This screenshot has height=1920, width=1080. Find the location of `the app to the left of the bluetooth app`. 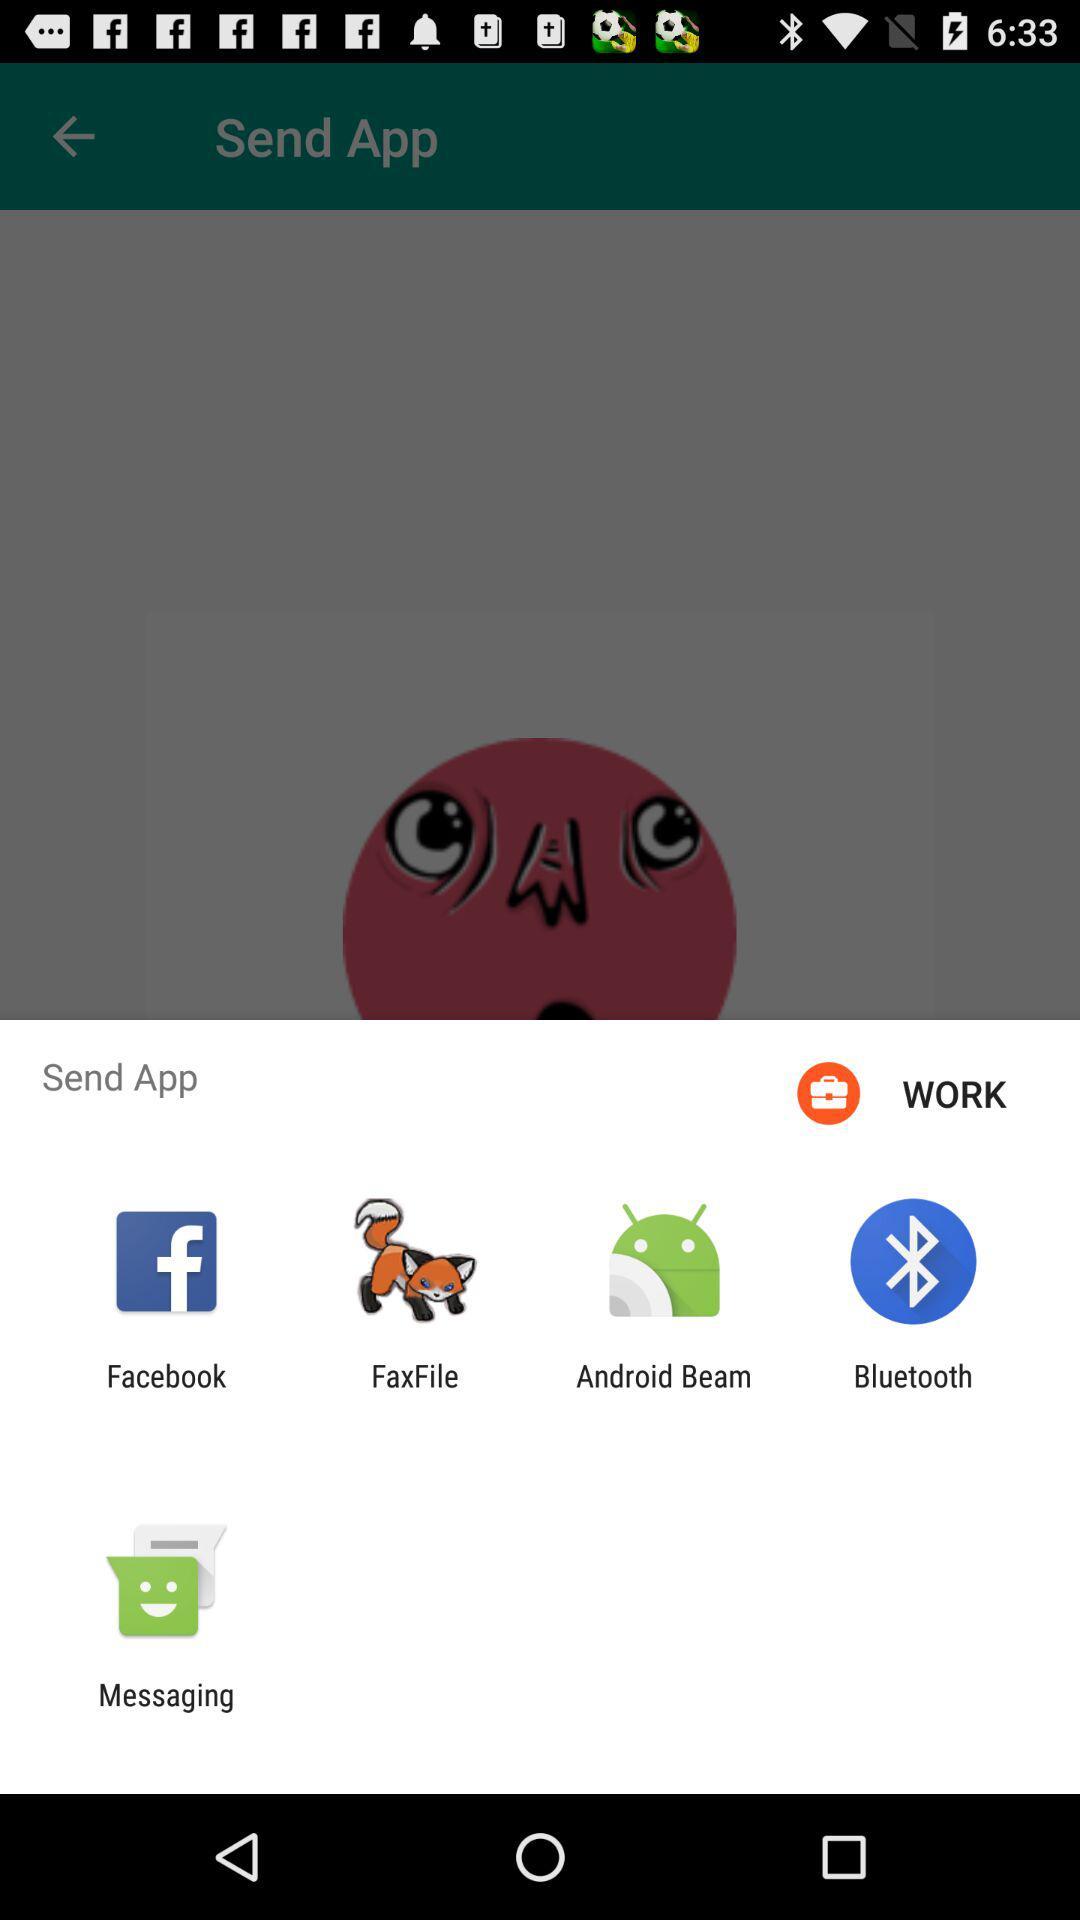

the app to the left of the bluetooth app is located at coordinates (664, 1392).